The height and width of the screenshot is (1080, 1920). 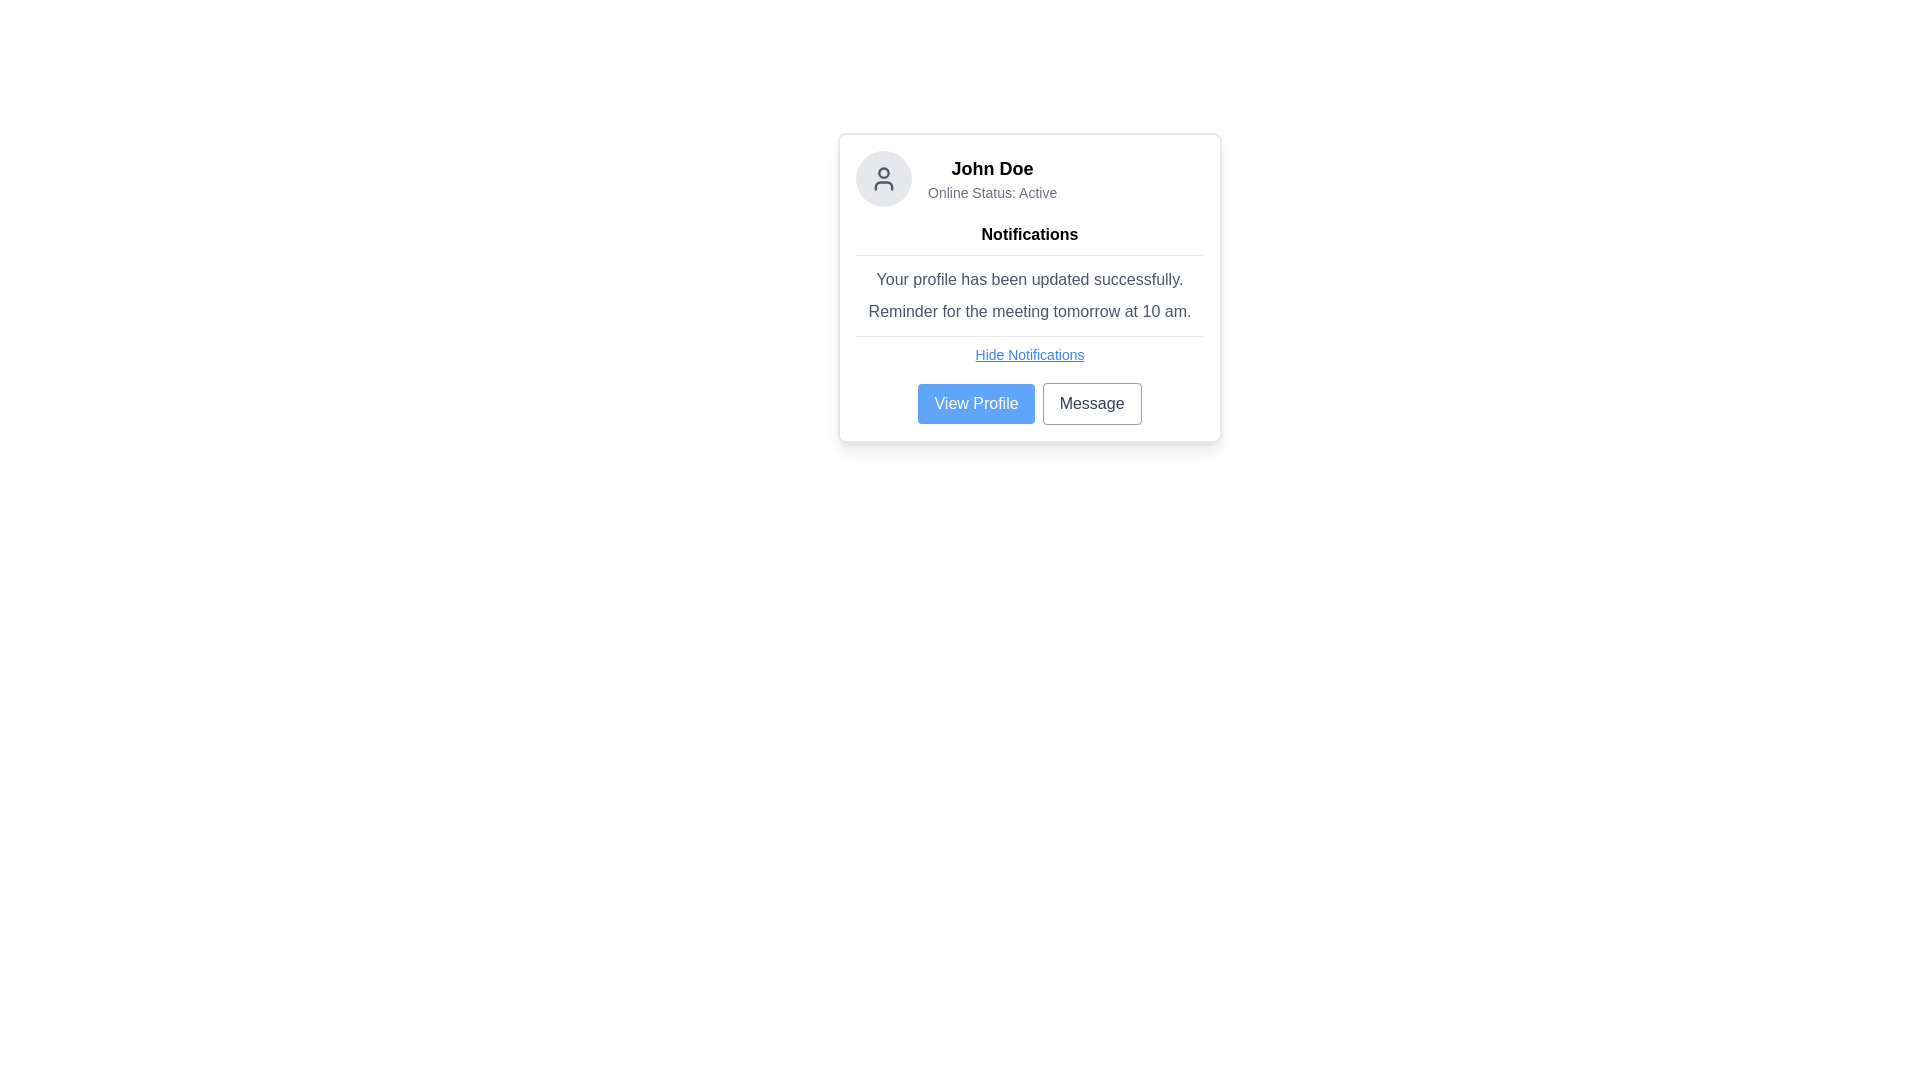 I want to click on the text notification element that displays 'Your profile has been updated successfully.' and 'Reminder for the meeting tomorrow at 10 am.' in the notifications panel, so click(x=1030, y=296).